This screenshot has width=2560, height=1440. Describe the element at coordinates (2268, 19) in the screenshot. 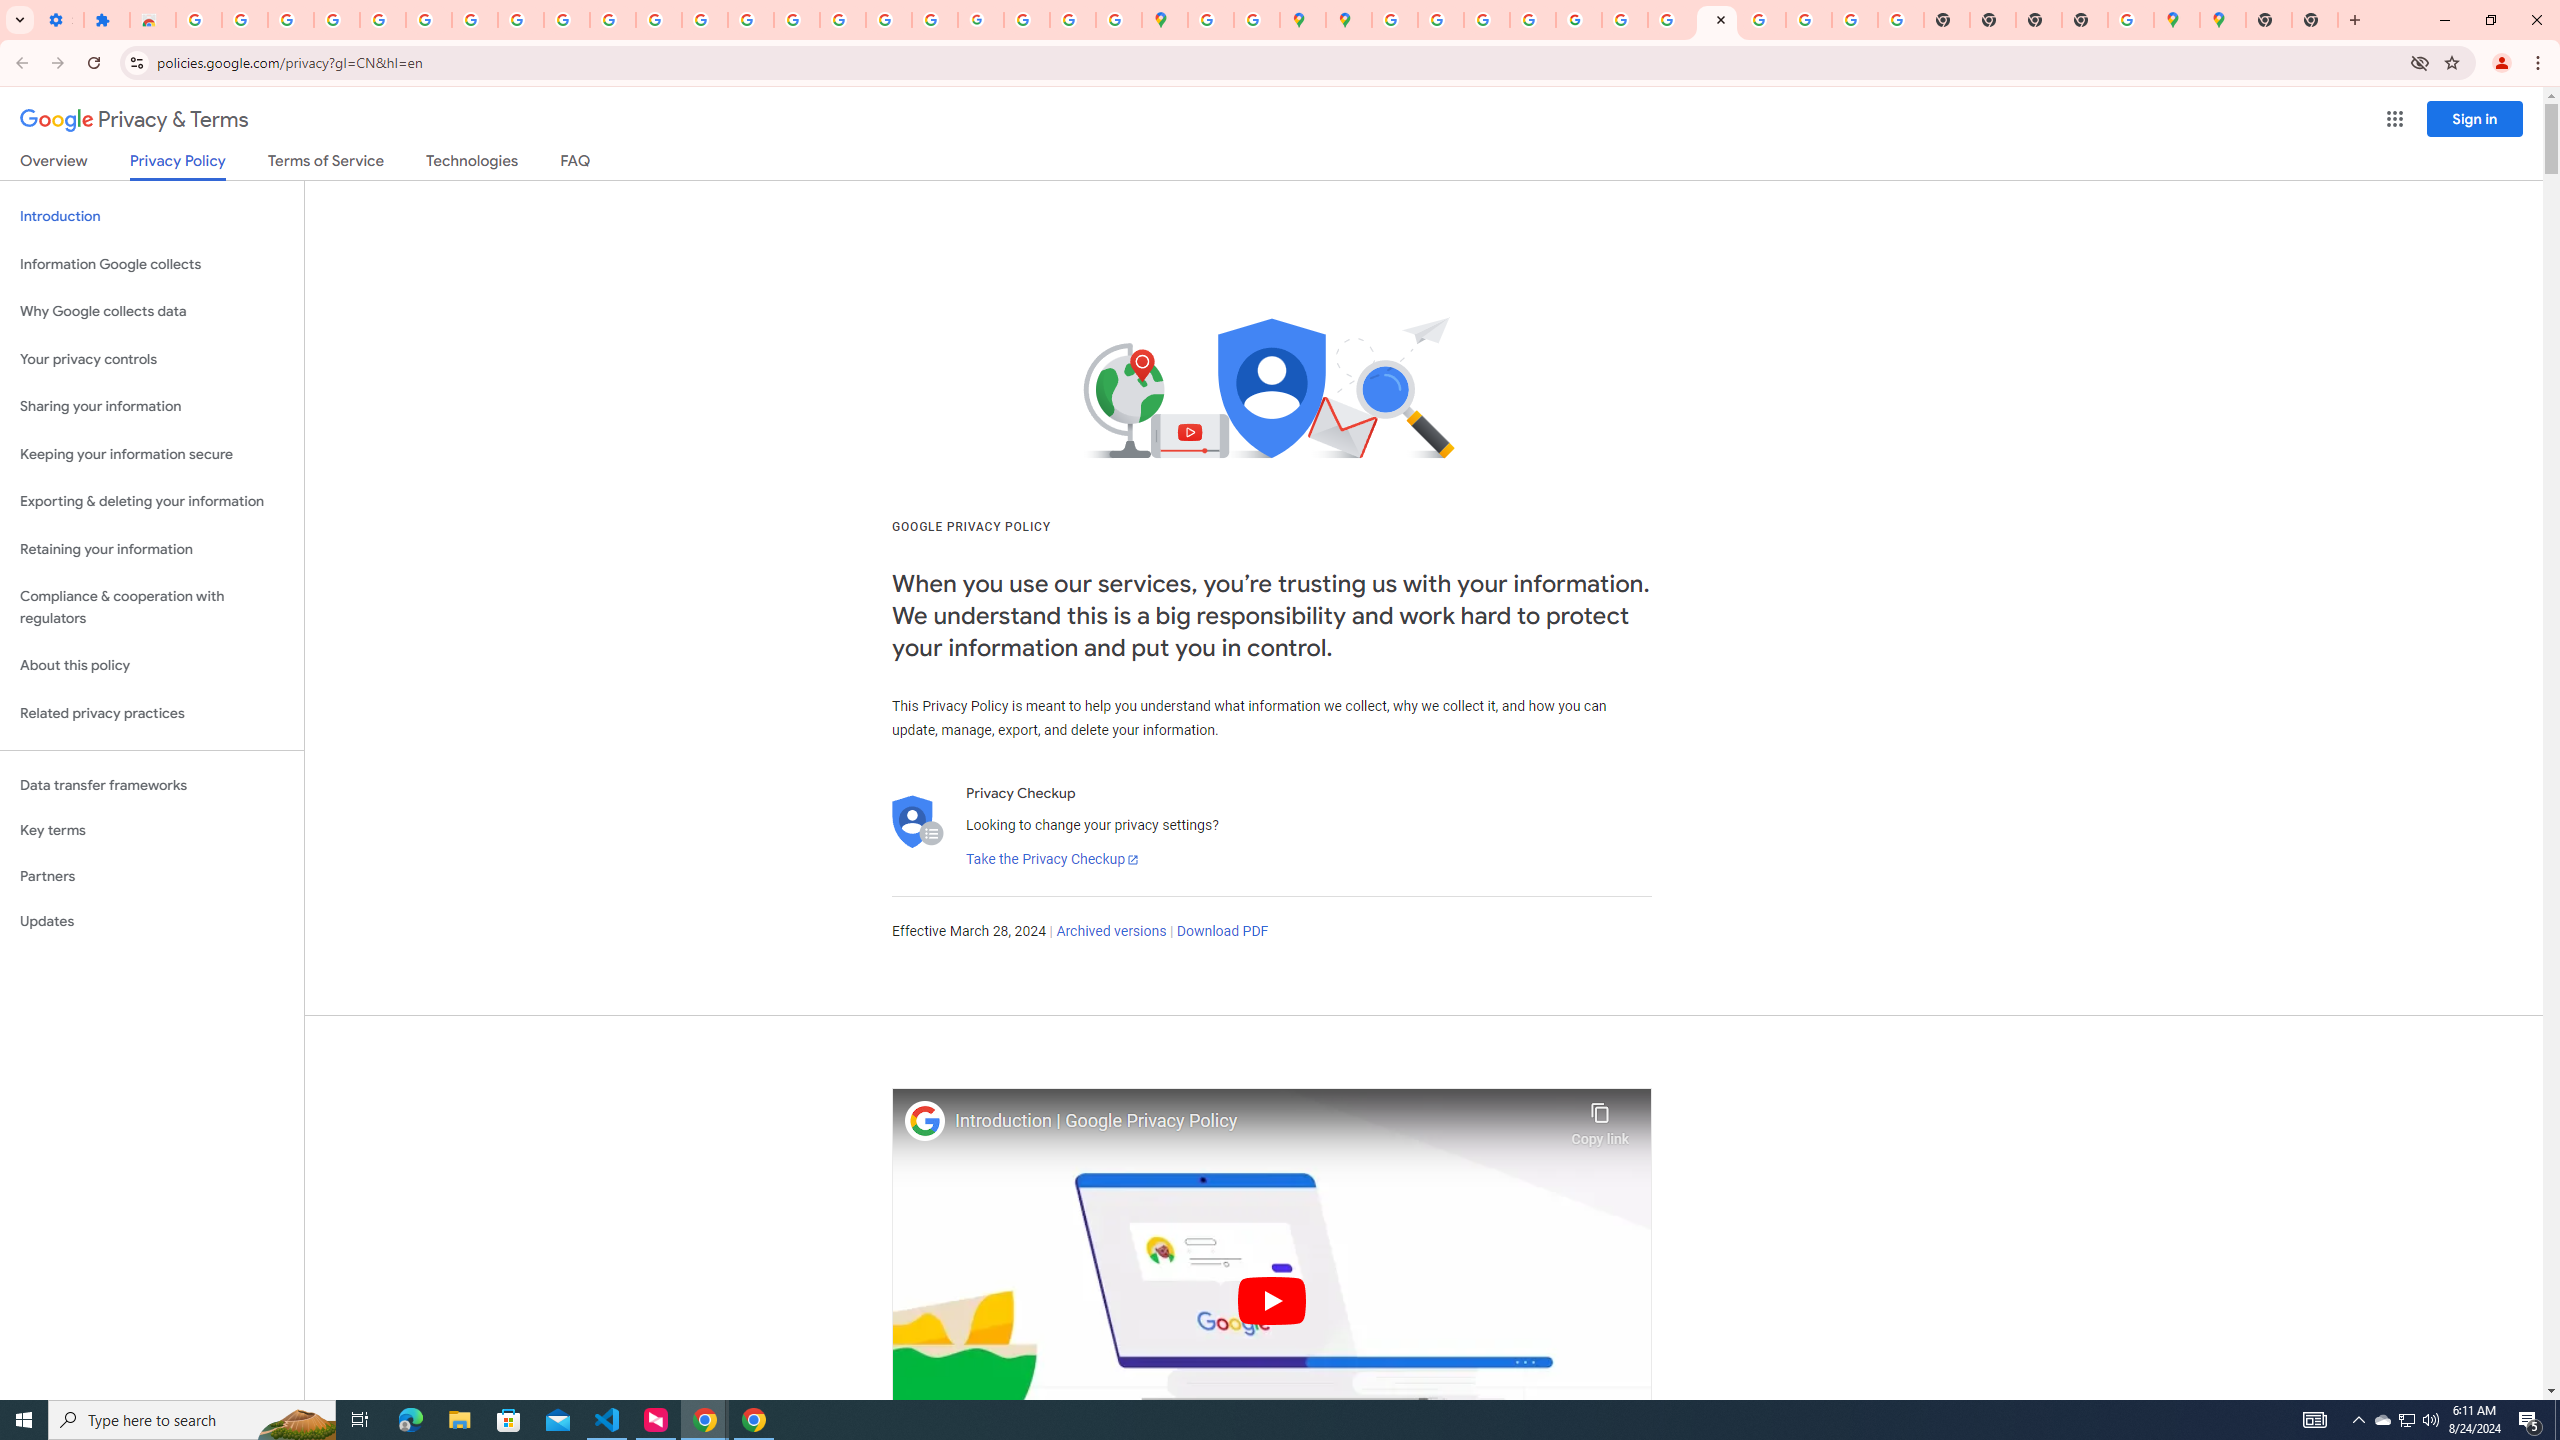

I see `'New Tab'` at that location.